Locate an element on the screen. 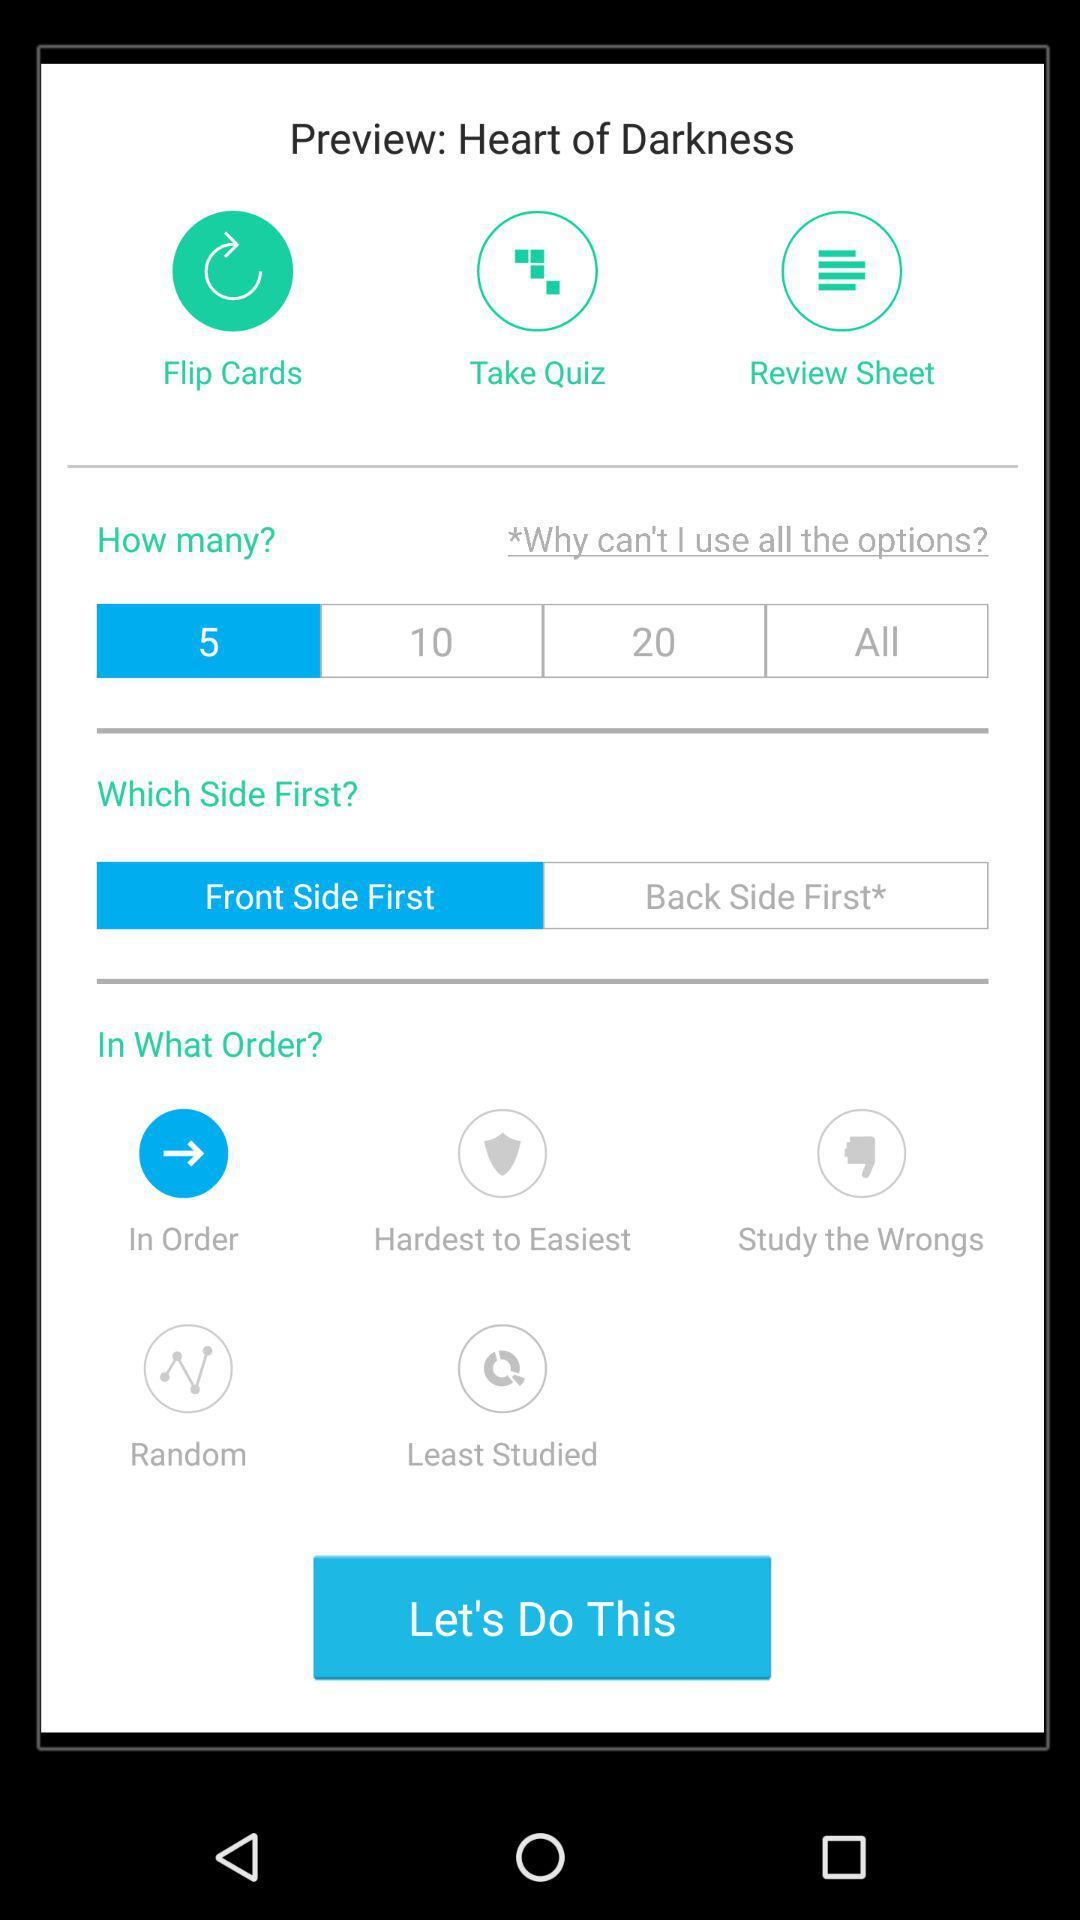  the icon below preview heart of is located at coordinates (536, 270).